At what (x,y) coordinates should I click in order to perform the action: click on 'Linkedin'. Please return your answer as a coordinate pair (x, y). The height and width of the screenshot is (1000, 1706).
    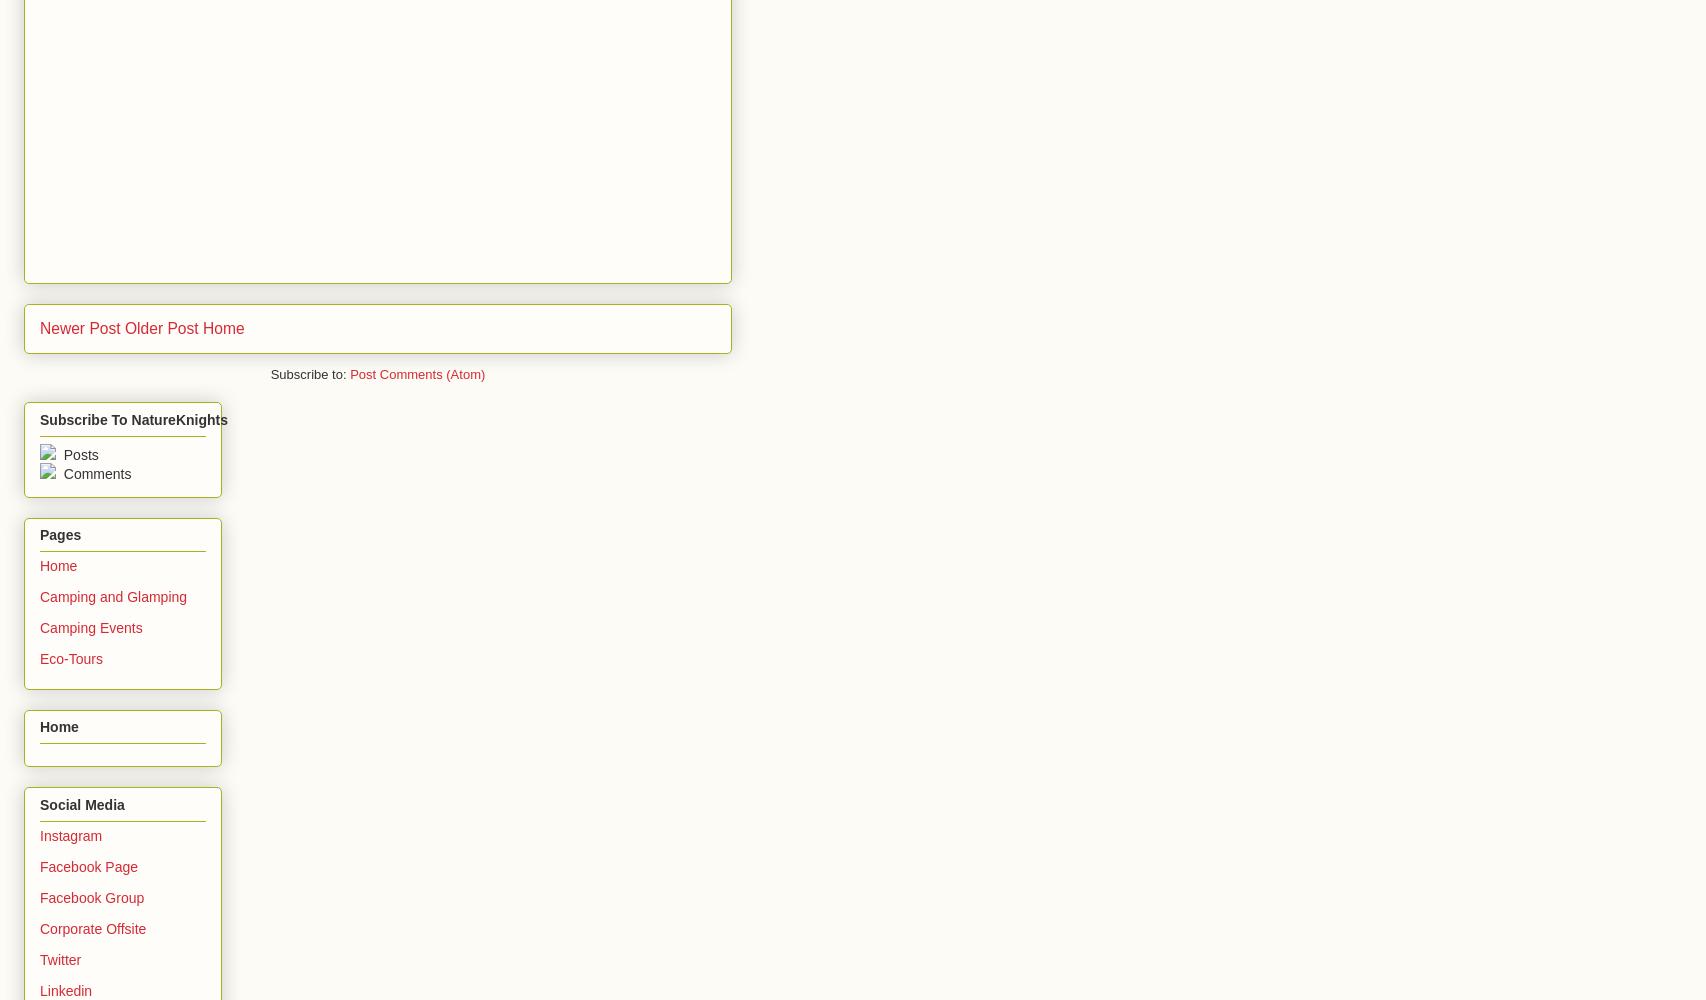
    Looking at the image, I should click on (66, 989).